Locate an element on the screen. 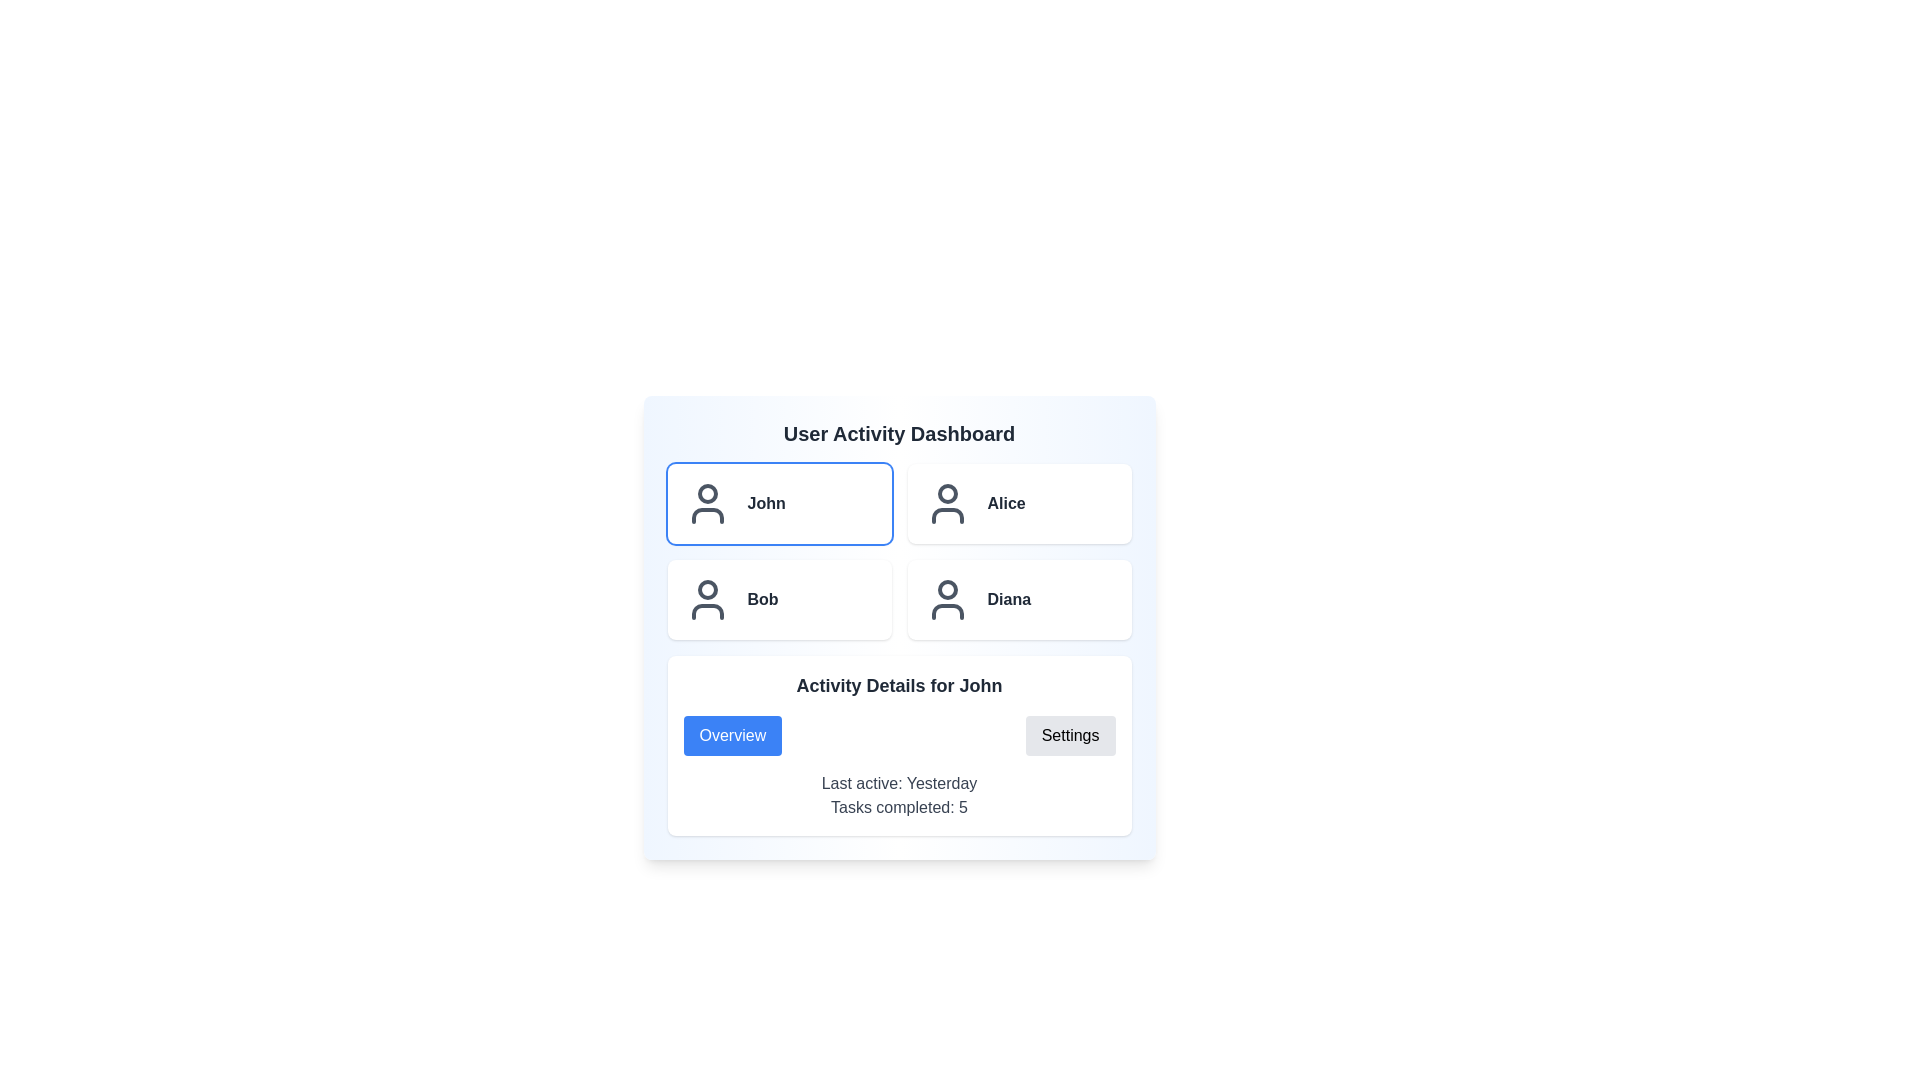 The width and height of the screenshot is (1920, 1080). text displayed in the 'Alice' label, which is bold and dark gray, located in the second square card of the first row in the user card grid is located at coordinates (1006, 503).